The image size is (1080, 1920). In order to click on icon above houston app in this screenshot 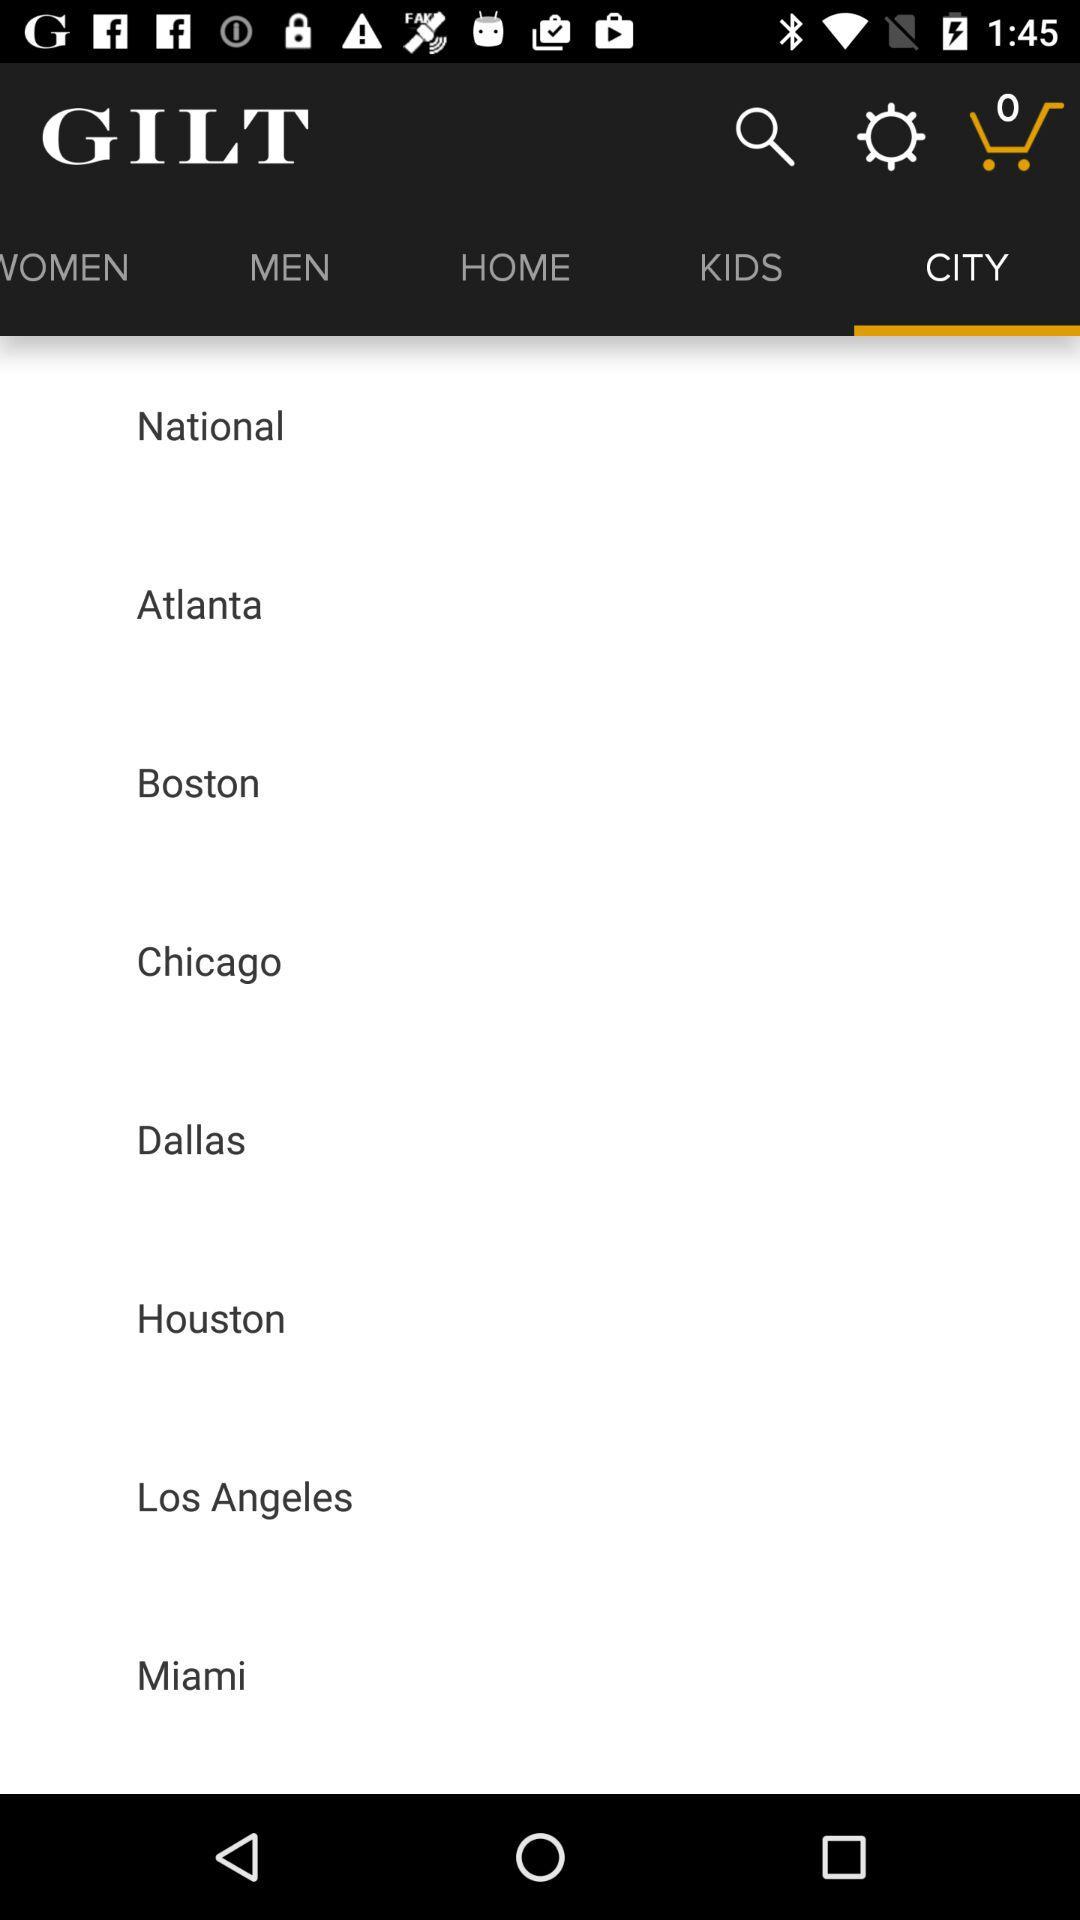, I will do `click(191, 1138)`.